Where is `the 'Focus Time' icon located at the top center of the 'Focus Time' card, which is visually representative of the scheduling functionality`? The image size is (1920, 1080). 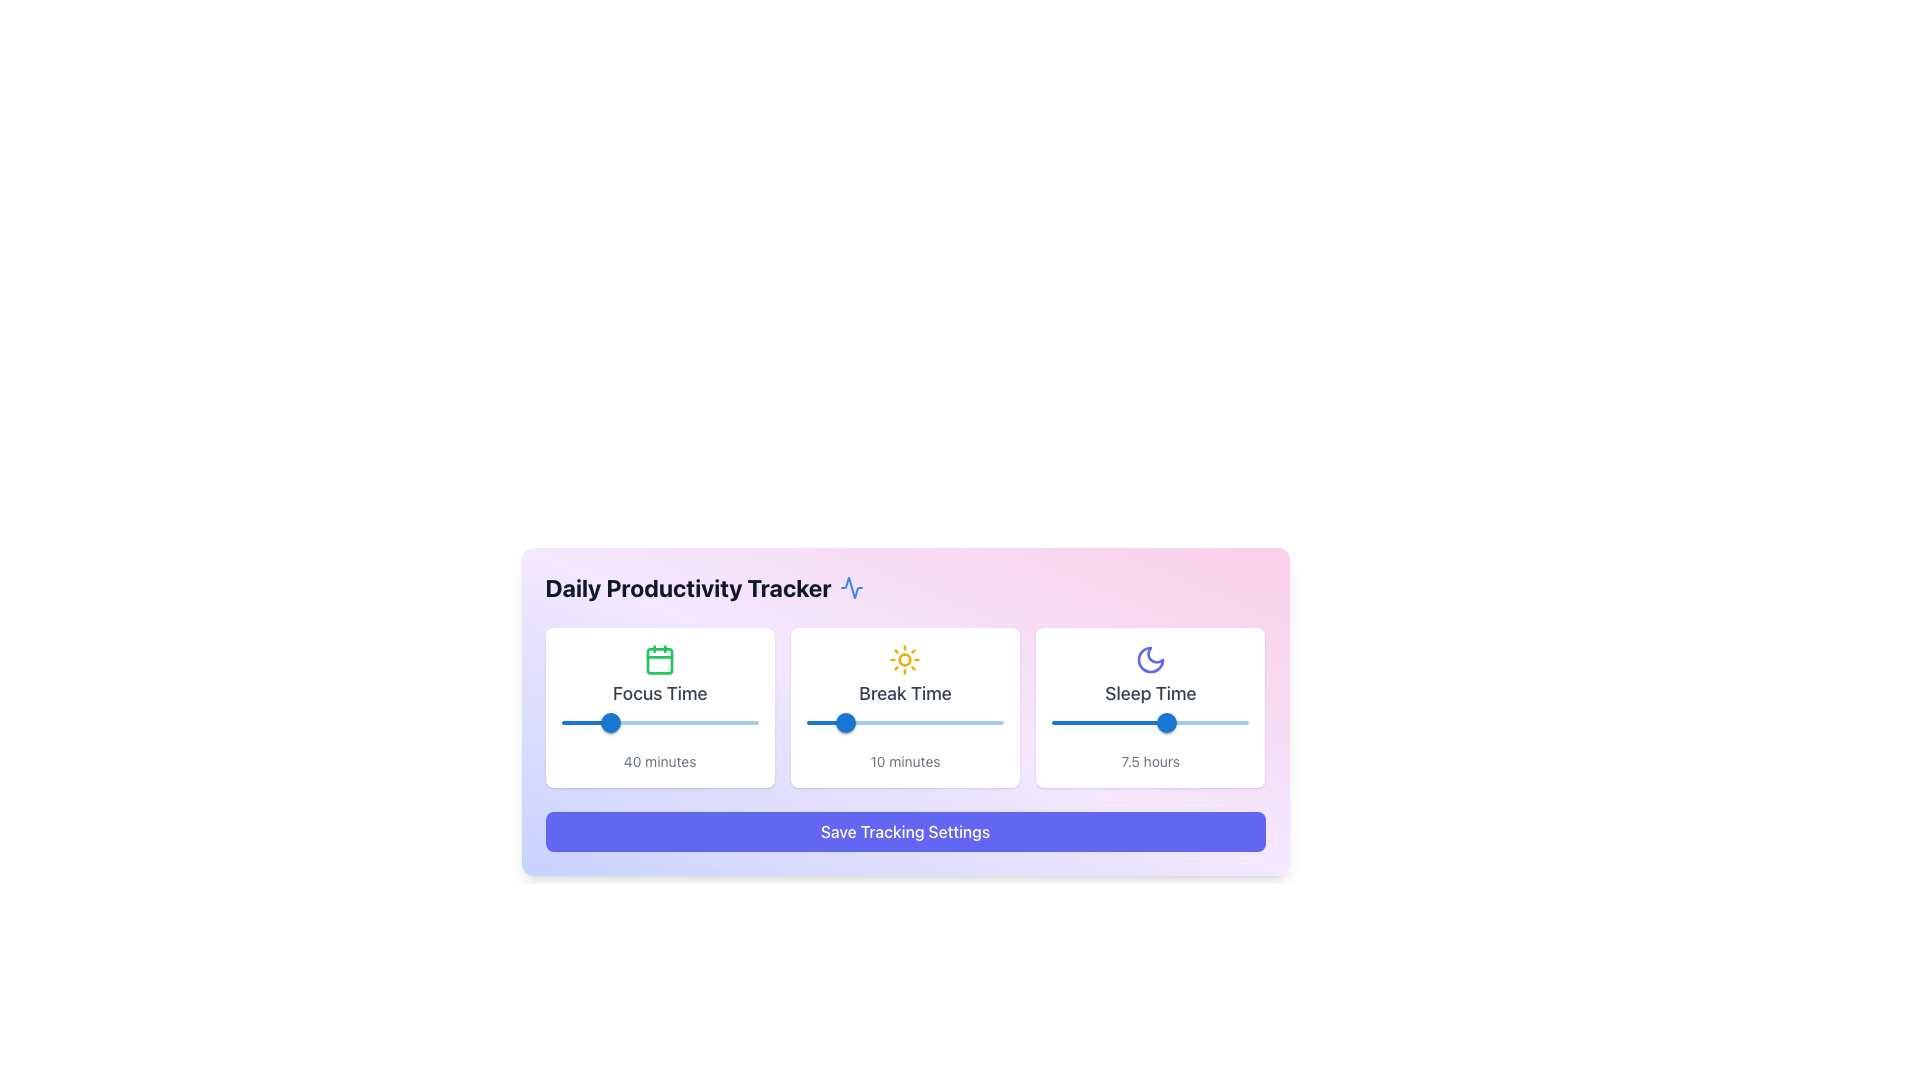 the 'Focus Time' icon located at the top center of the 'Focus Time' card, which is visually representative of the scheduling functionality is located at coordinates (660, 659).